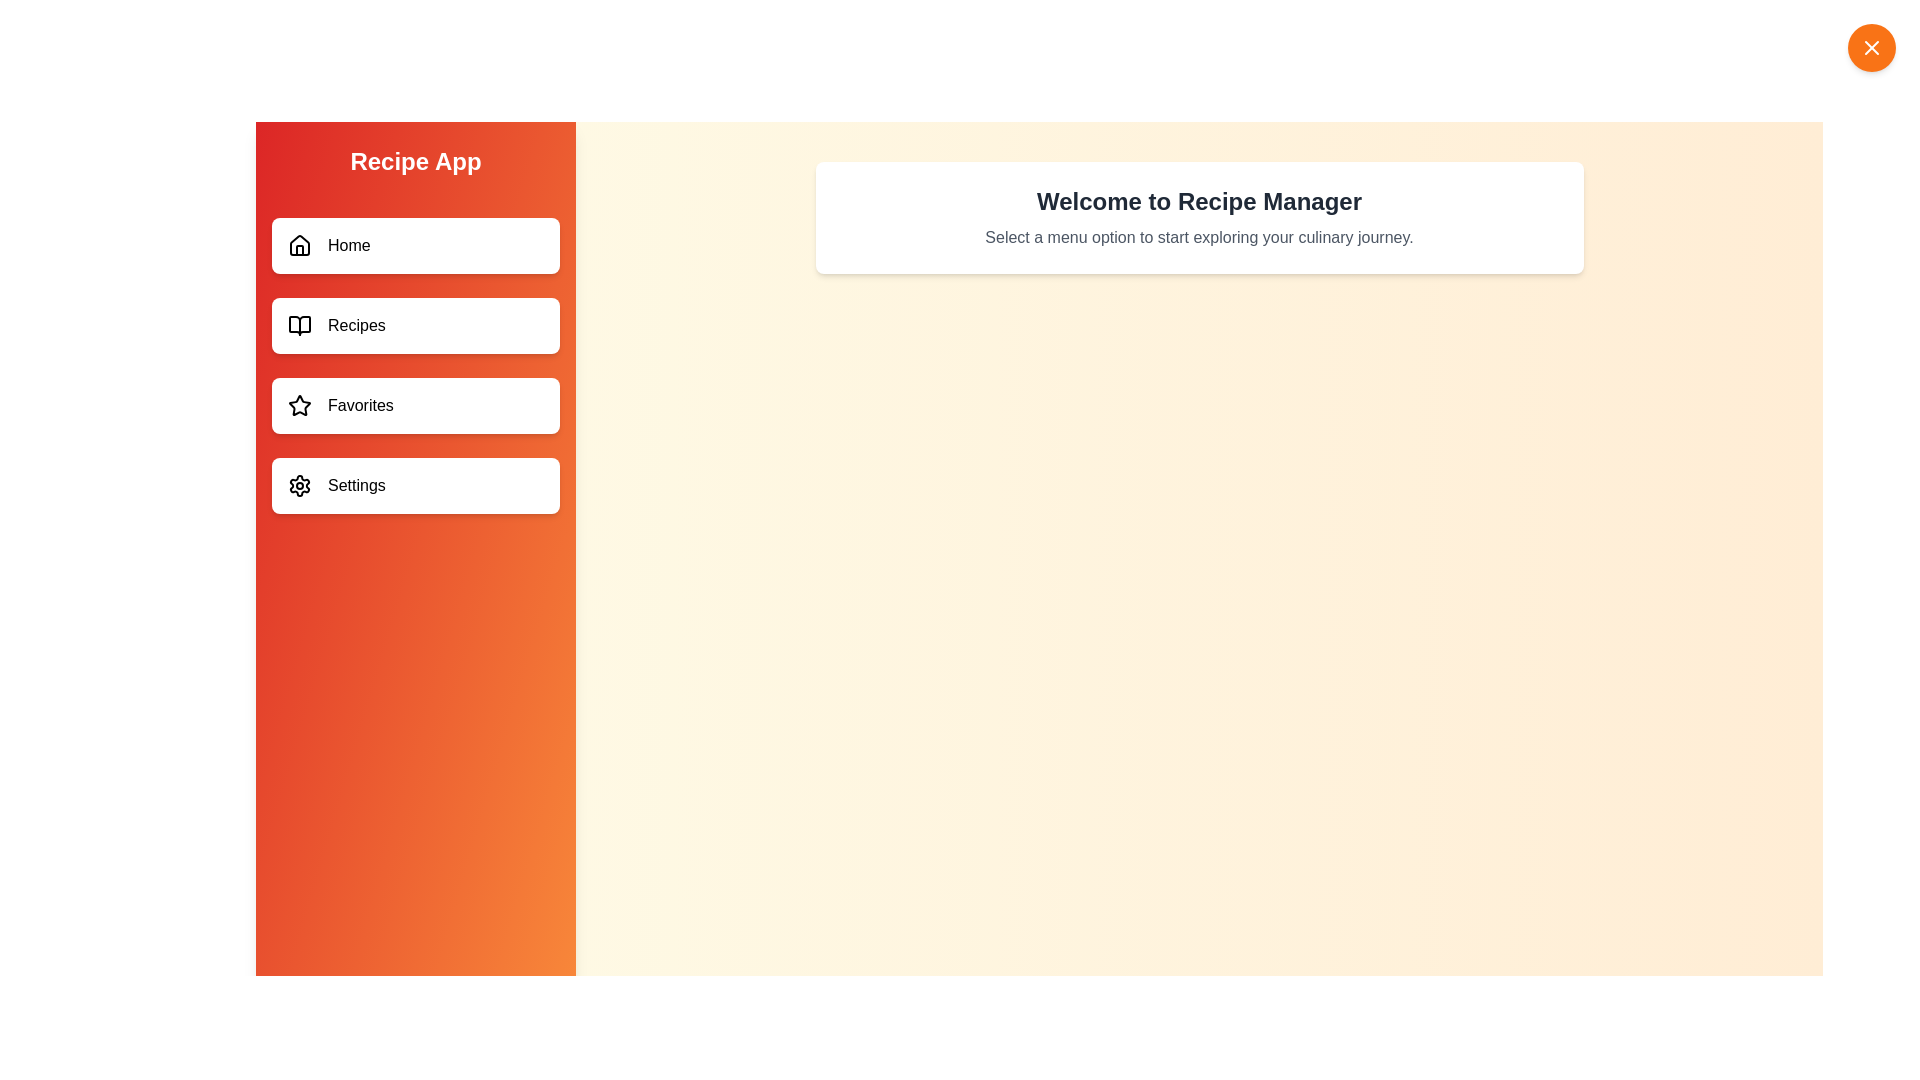  I want to click on the menu item labeled Home, so click(415, 245).